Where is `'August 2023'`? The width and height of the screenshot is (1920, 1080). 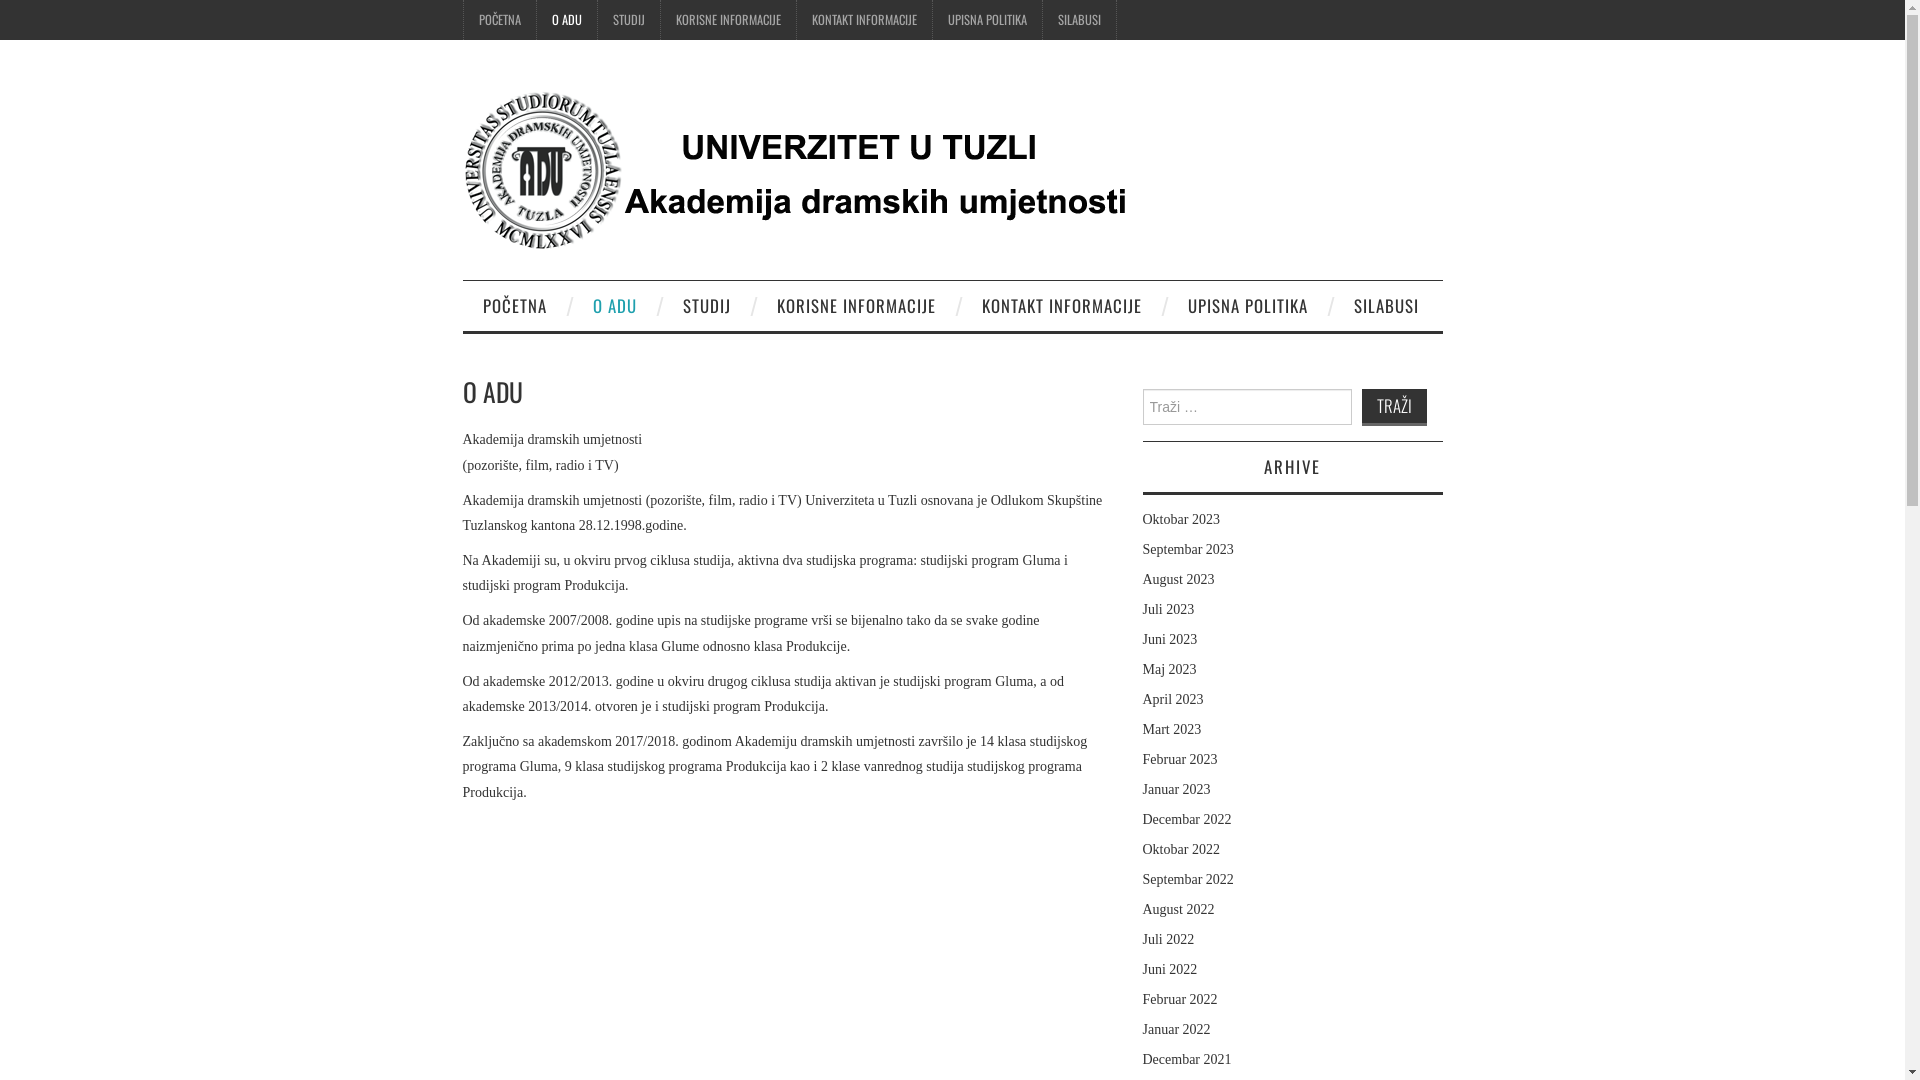
'August 2023' is located at coordinates (1177, 579).